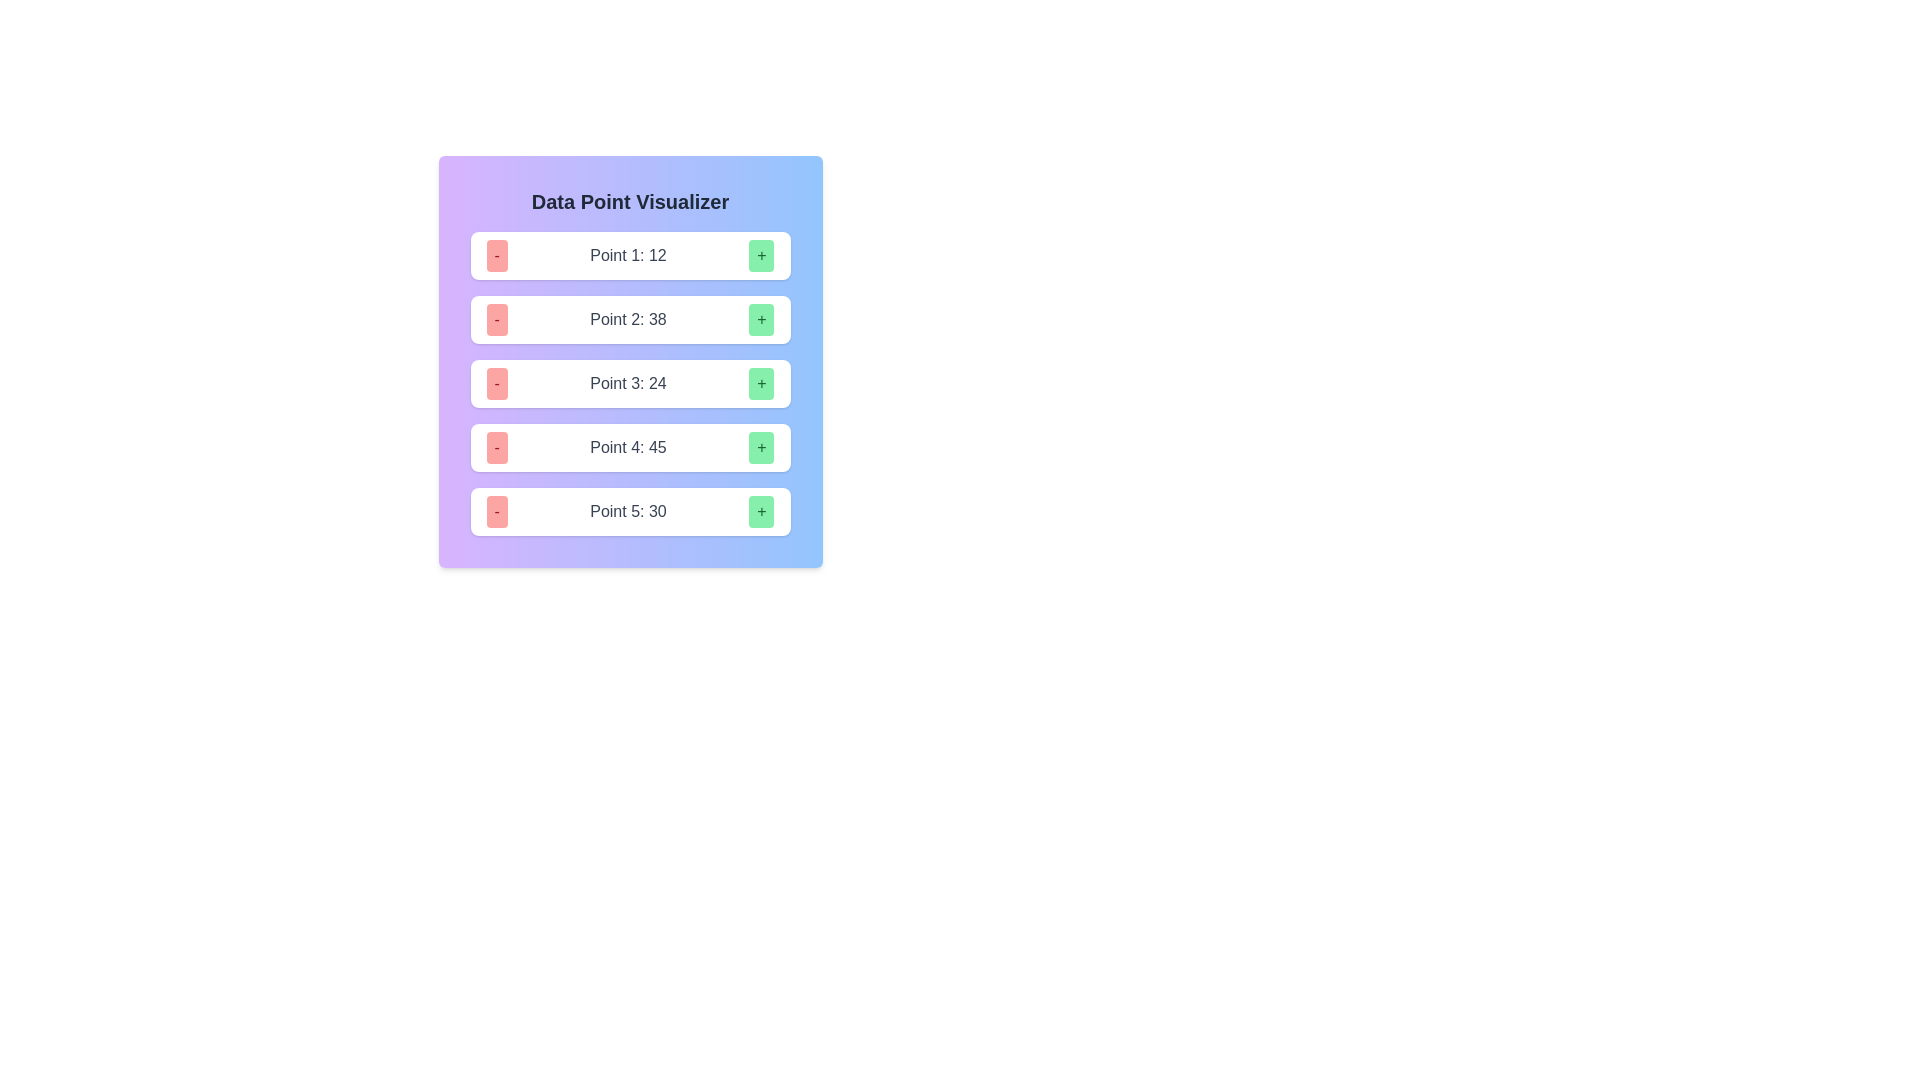 The width and height of the screenshot is (1920, 1080). What do you see at coordinates (497, 511) in the screenshot?
I see `the small rectangular light red button with a dark red minus sign ('-') located in the fifth row of the Data Point Visualizer` at bounding box center [497, 511].